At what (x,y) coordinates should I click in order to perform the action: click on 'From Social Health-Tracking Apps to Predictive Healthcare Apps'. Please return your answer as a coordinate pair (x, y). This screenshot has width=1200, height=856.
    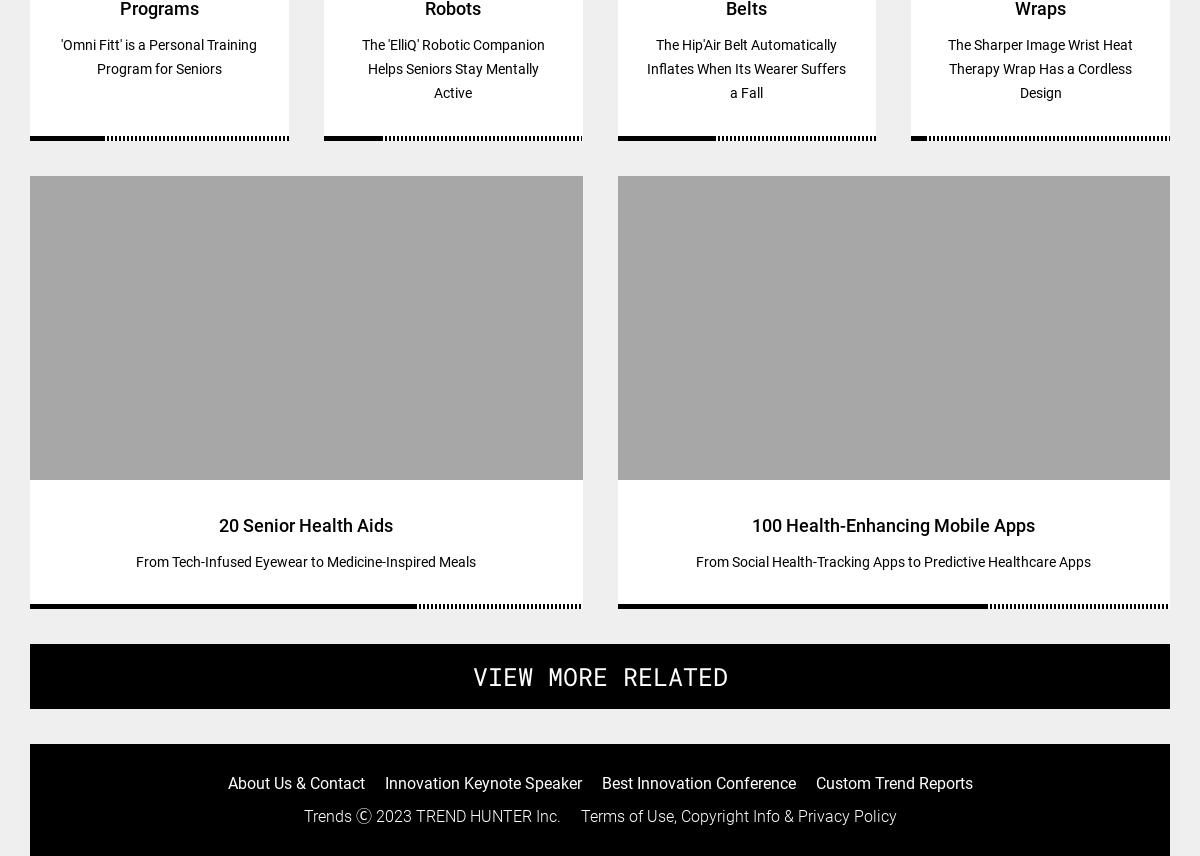
    Looking at the image, I should click on (892, 560).